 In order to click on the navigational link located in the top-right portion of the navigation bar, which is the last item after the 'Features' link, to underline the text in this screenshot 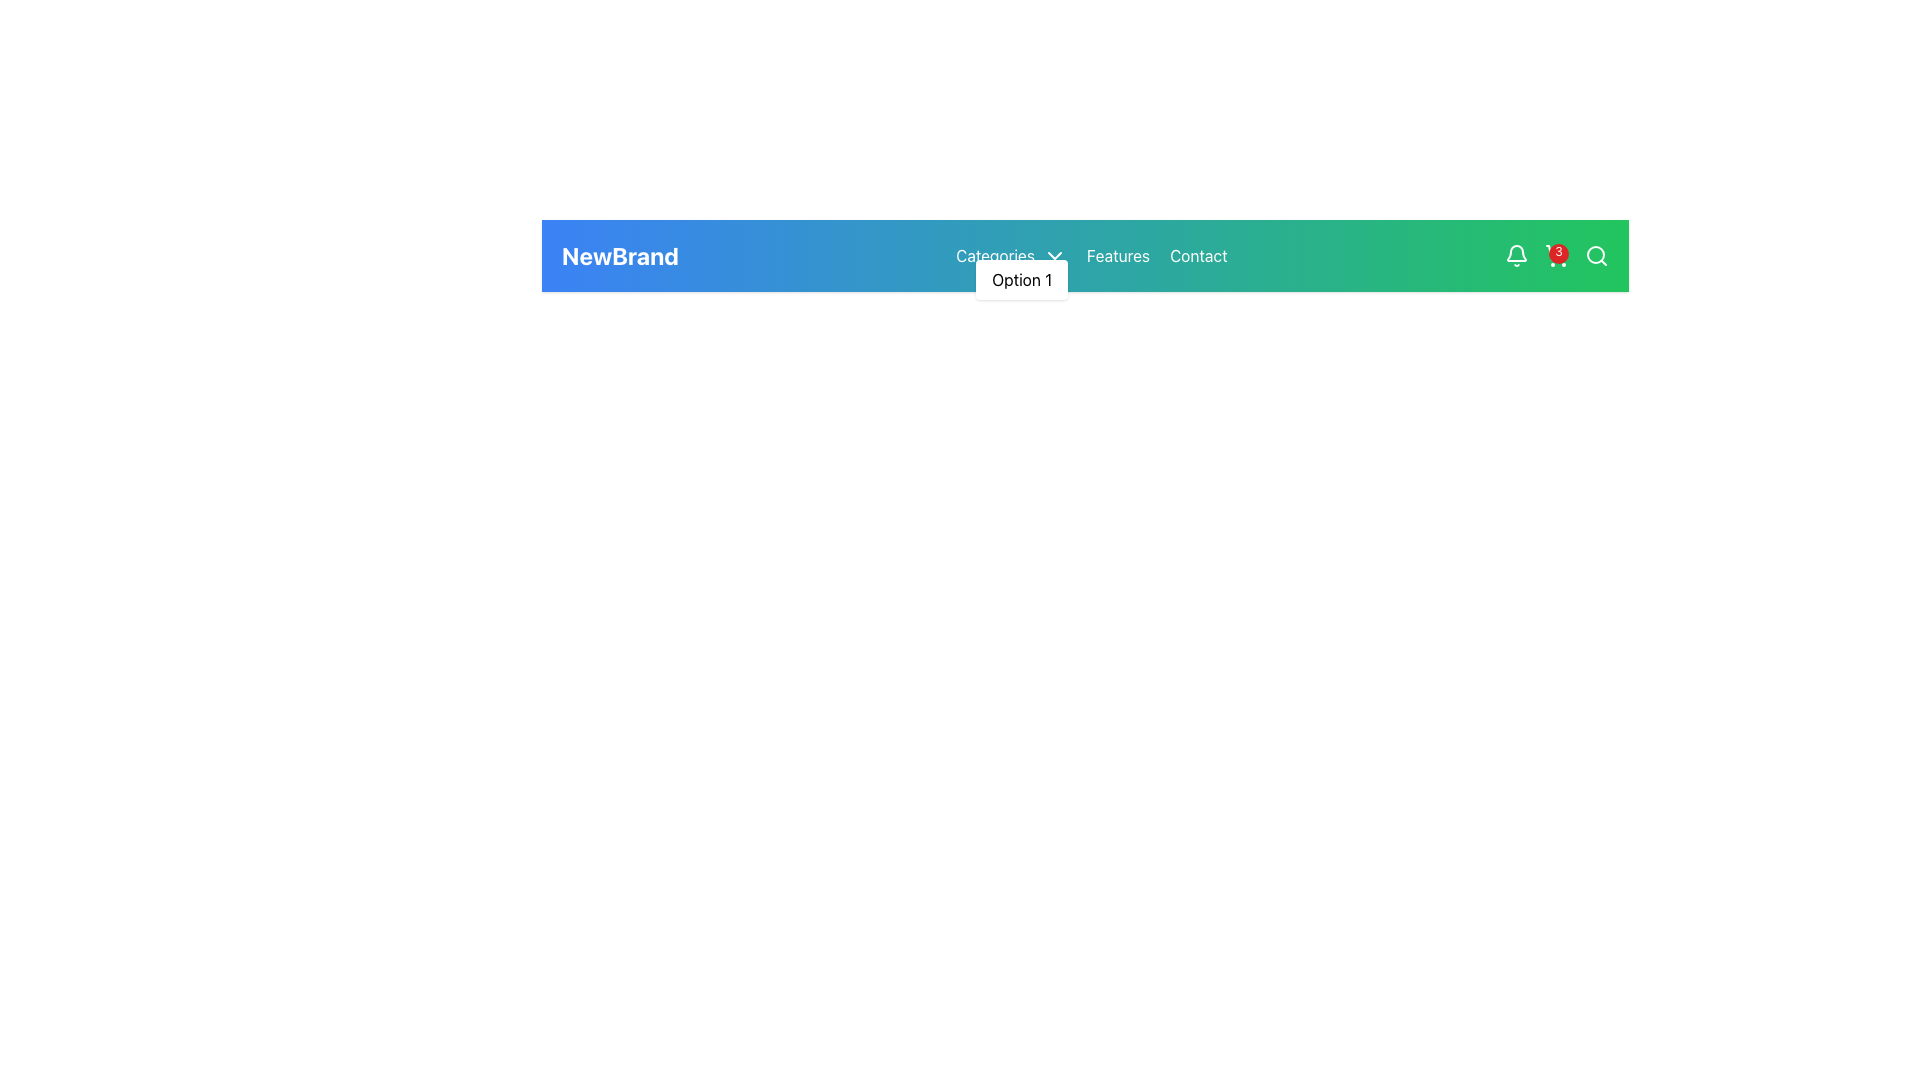, I will do `click(1198, 254)`.